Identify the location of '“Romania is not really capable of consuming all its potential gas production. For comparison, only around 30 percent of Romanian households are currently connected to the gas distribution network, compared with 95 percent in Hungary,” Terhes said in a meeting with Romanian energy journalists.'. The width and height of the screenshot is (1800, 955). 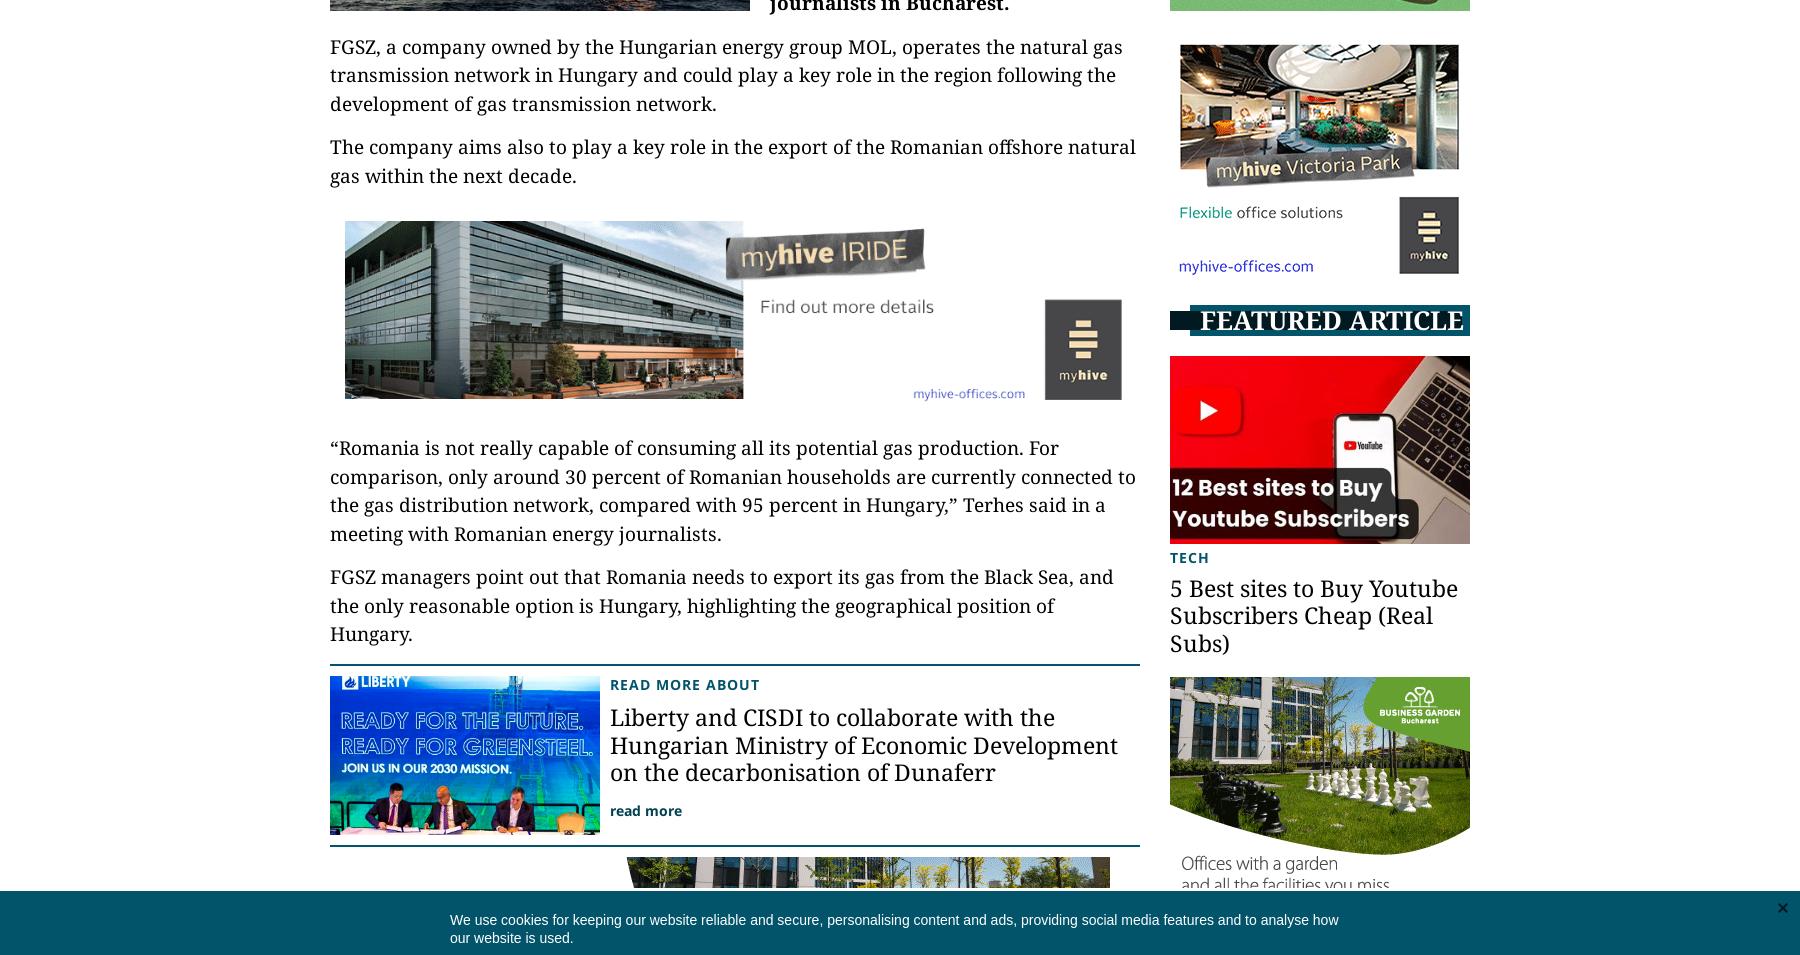
(731, 490).